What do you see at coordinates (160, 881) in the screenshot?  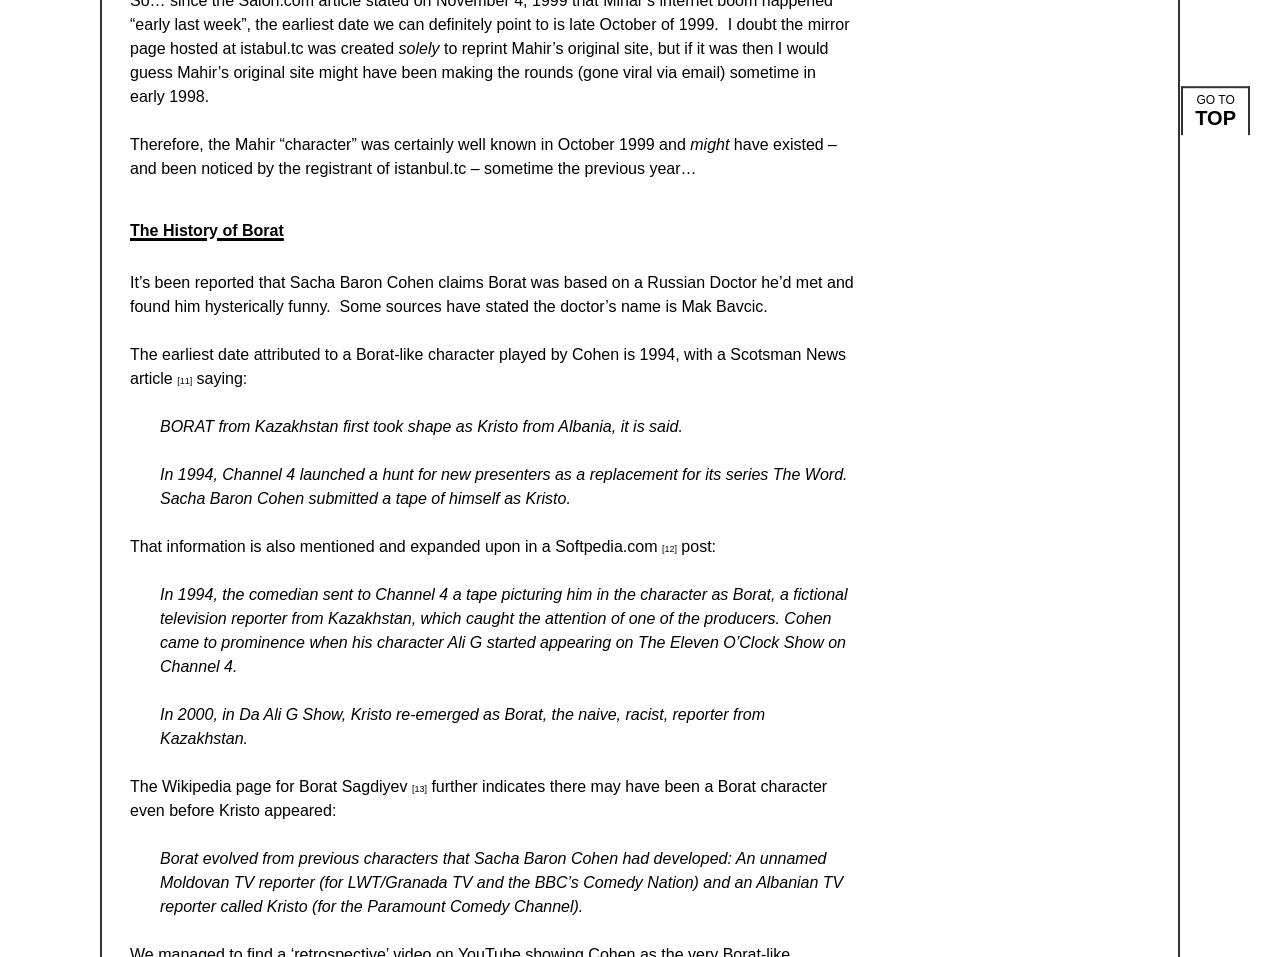 I see `'Borat evolved from previous characters that Sacha Baron Cohen had developed: An unnamed Moldovan TV reporter (for LWT/Granada TV and the BBC’s Comedy Nation) and an Albanian TV reporter called Kristo (for the Paramount Comedy Channel).'` at bounding box center [160, 881].